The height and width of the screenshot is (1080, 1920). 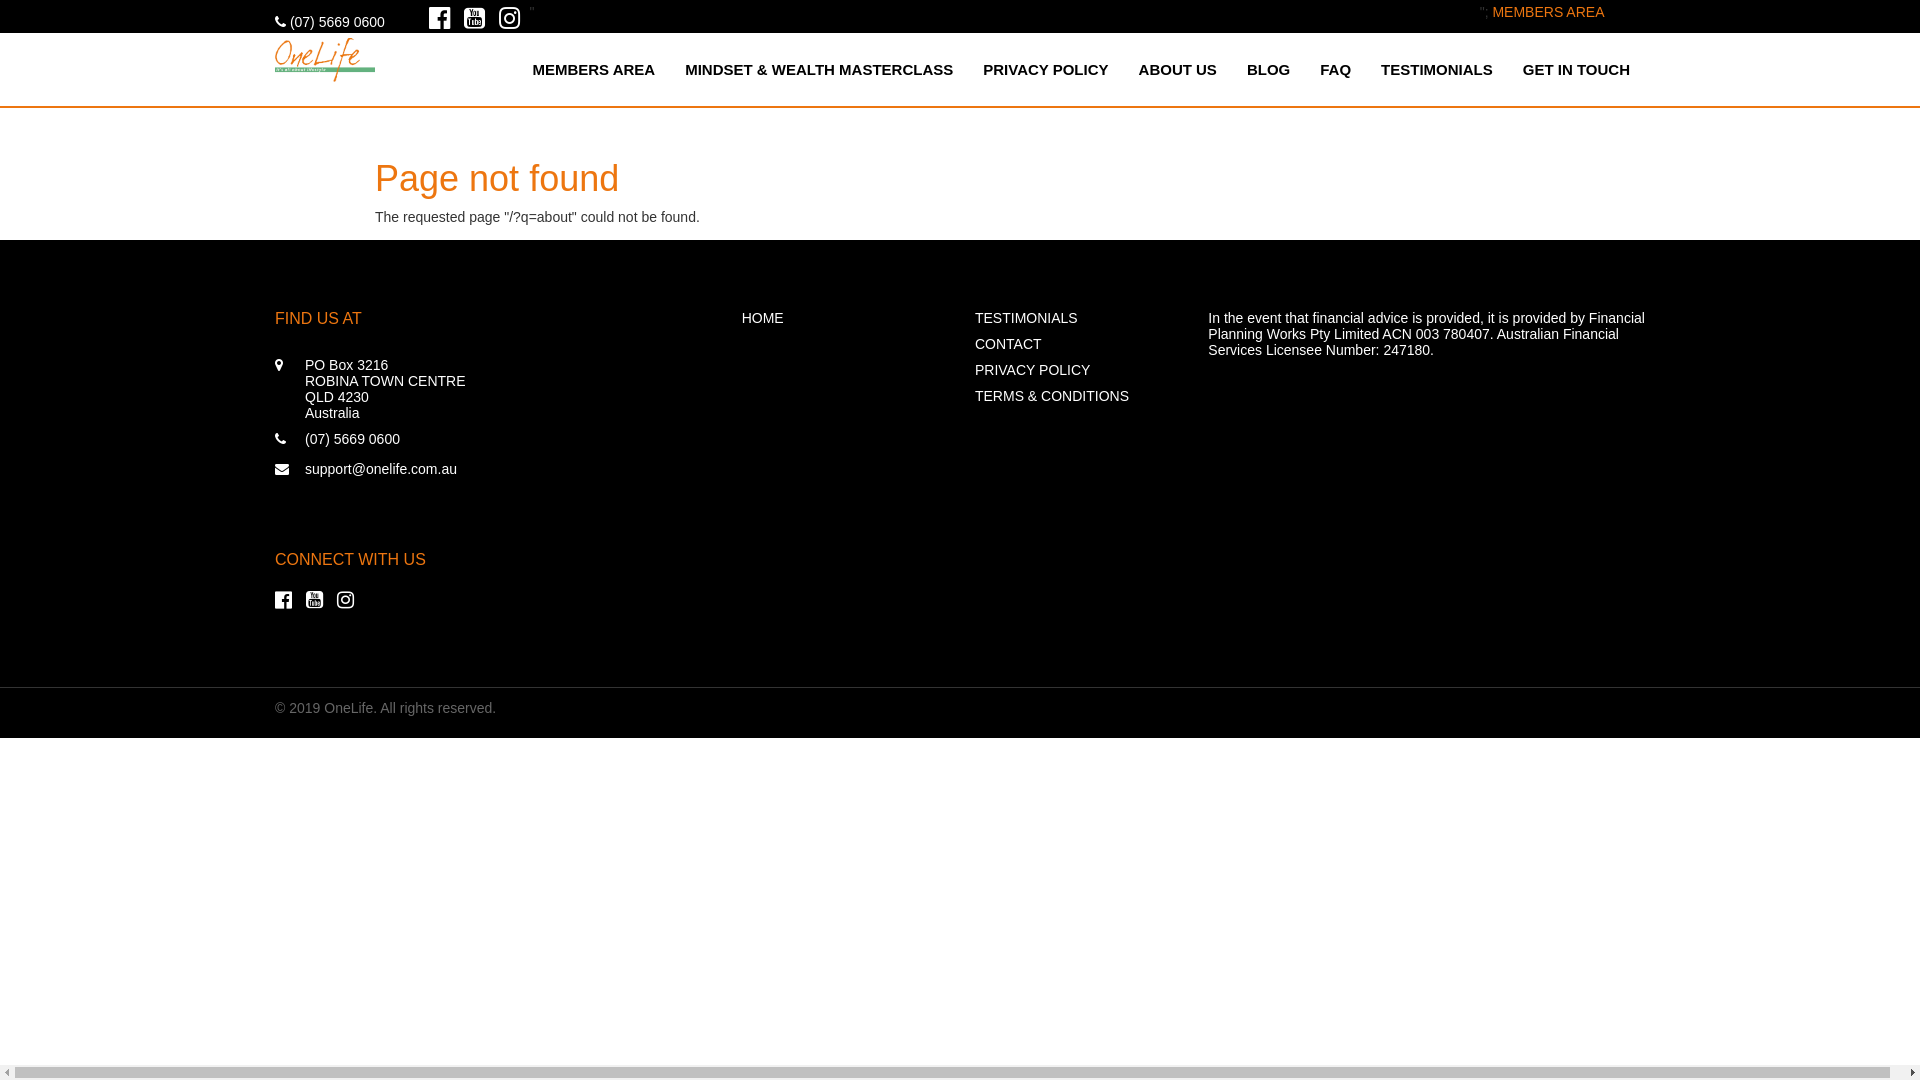 I want to click on 'TERMS & CONDITIONS', so click(x=1075, y=396).